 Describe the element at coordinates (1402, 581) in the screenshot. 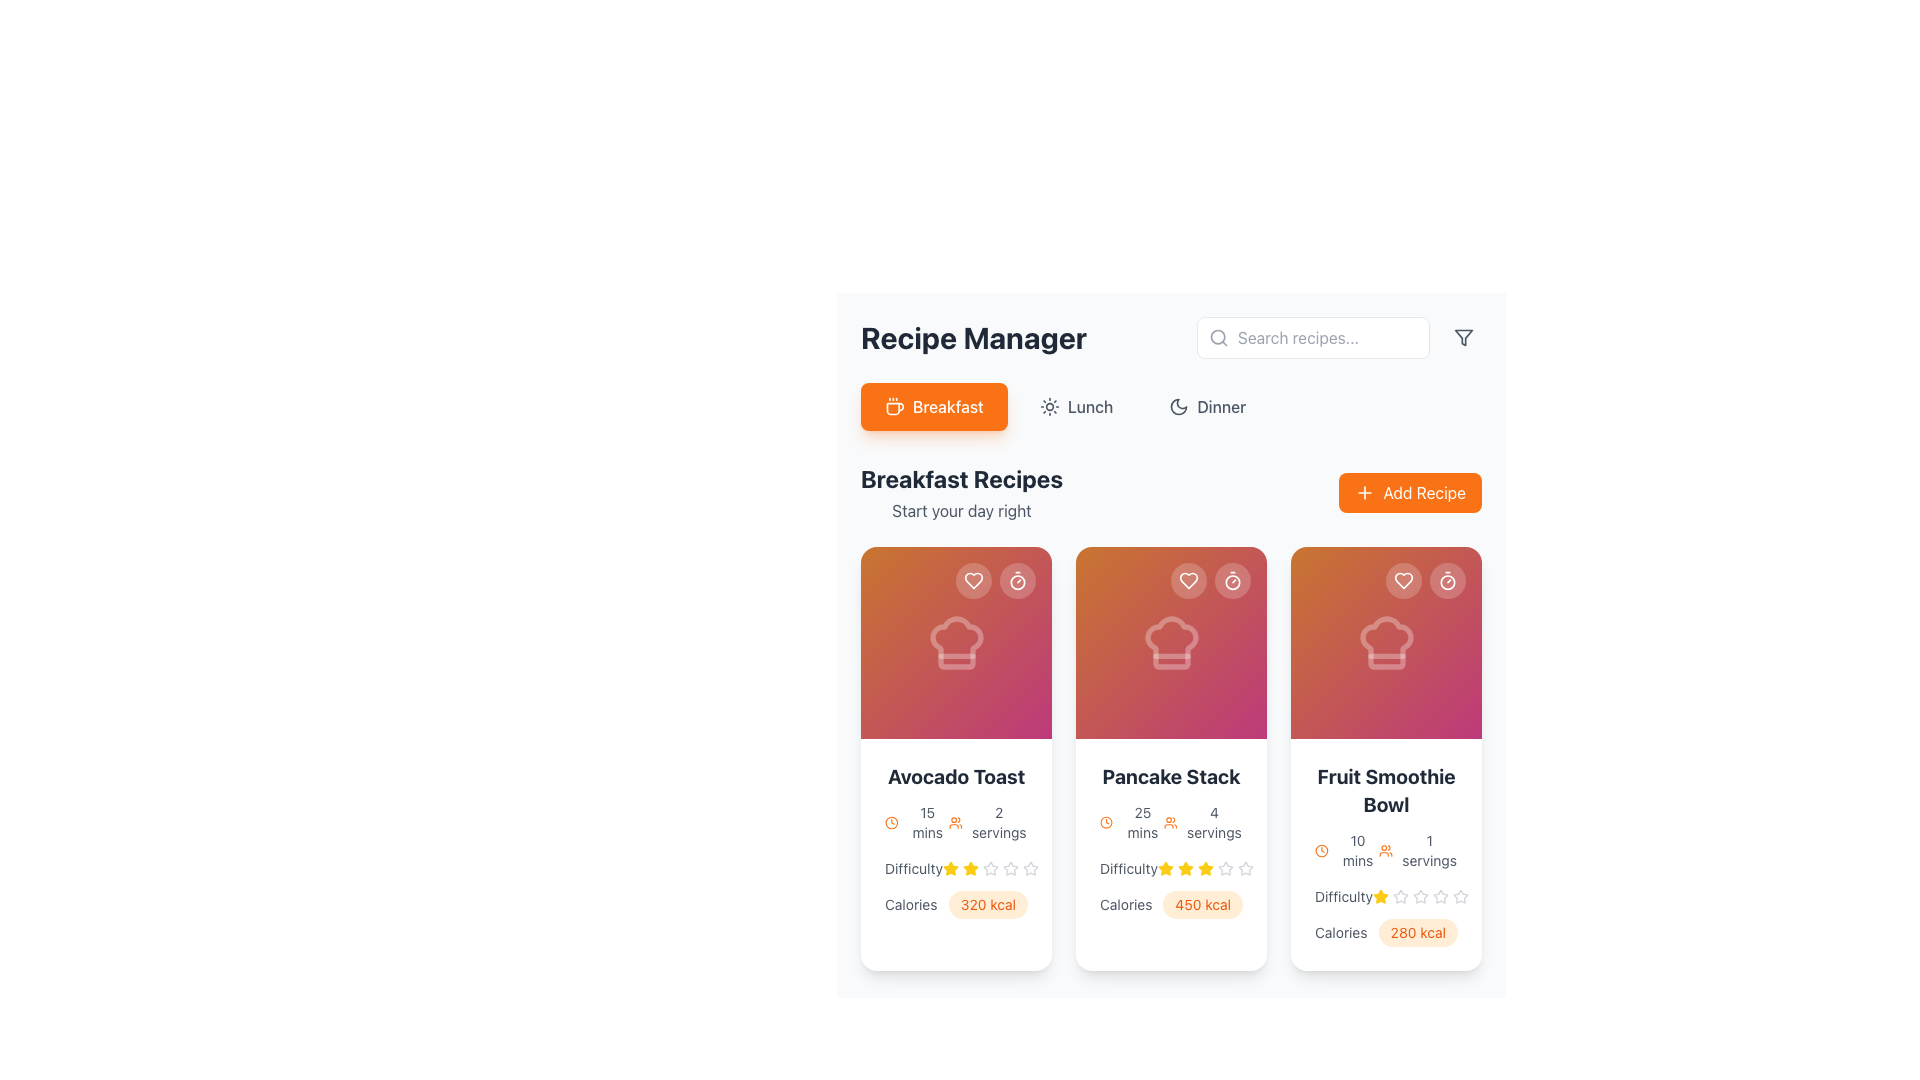

I see `the circular button with a white heart icon located at the top-right of the third recipe card to change its background color` at that location.